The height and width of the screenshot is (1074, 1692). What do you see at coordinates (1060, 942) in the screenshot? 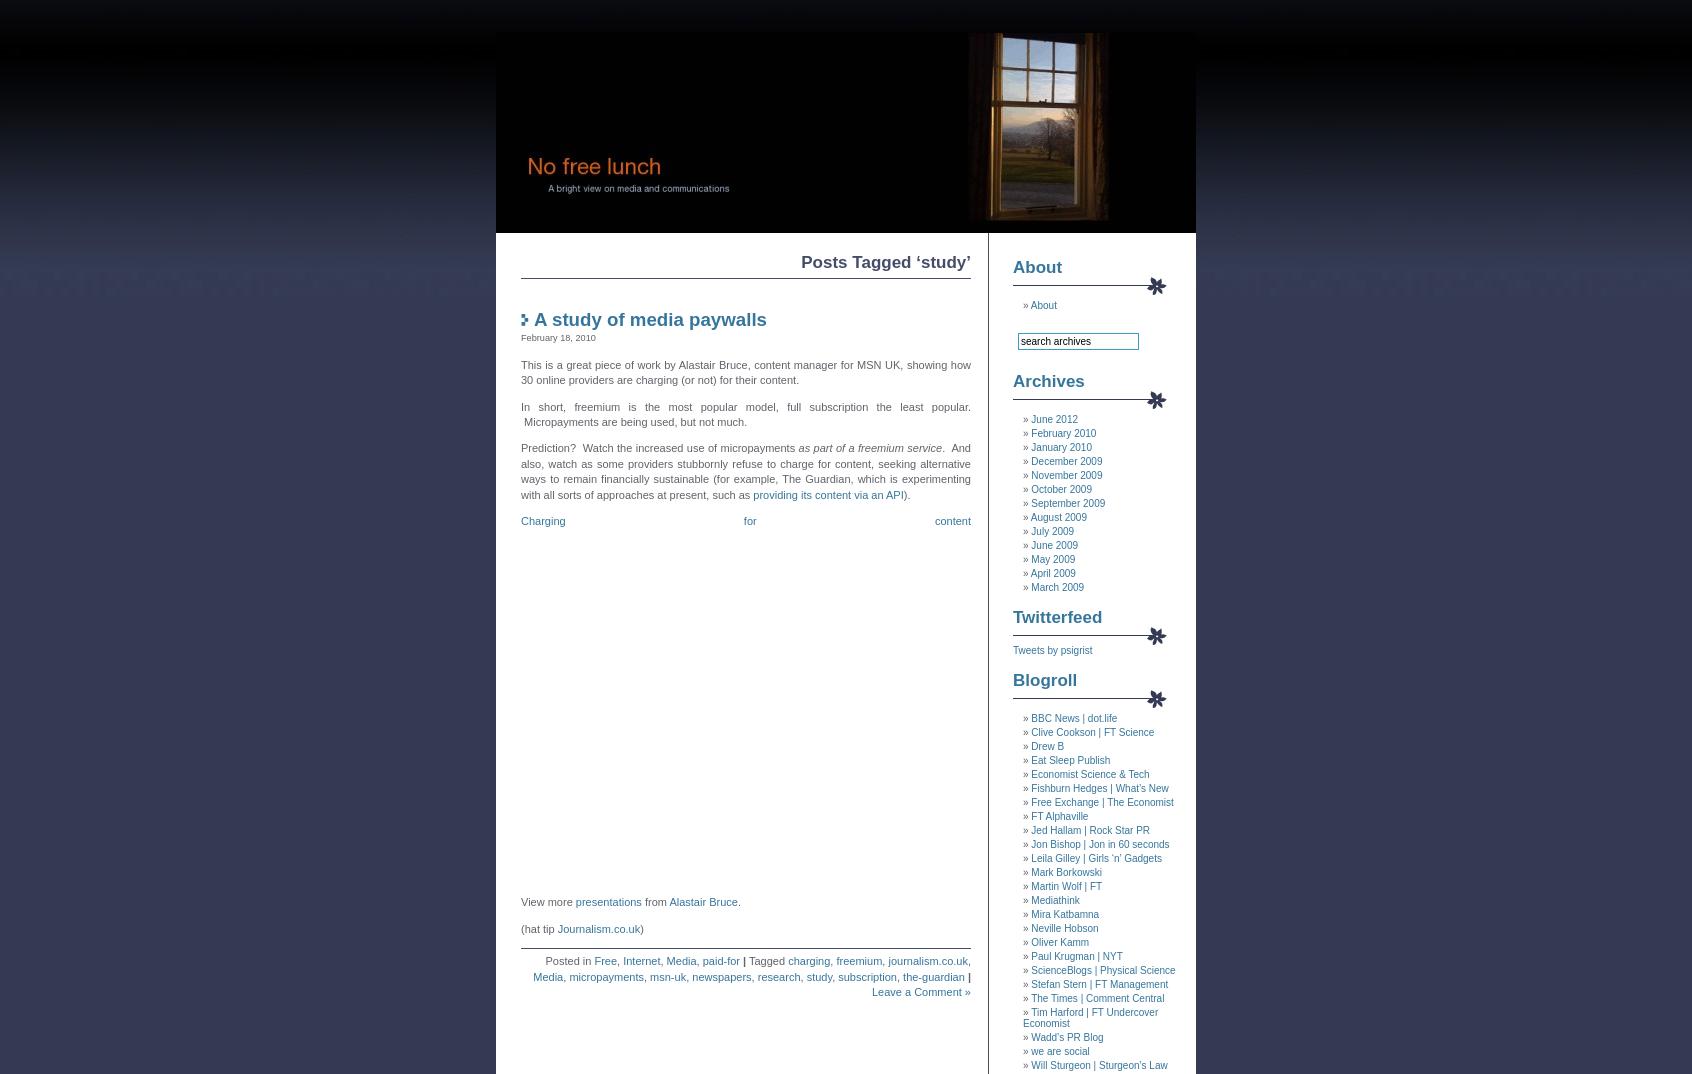
I see `'Oliver Kamm'` at bounding box center [1060, 942].